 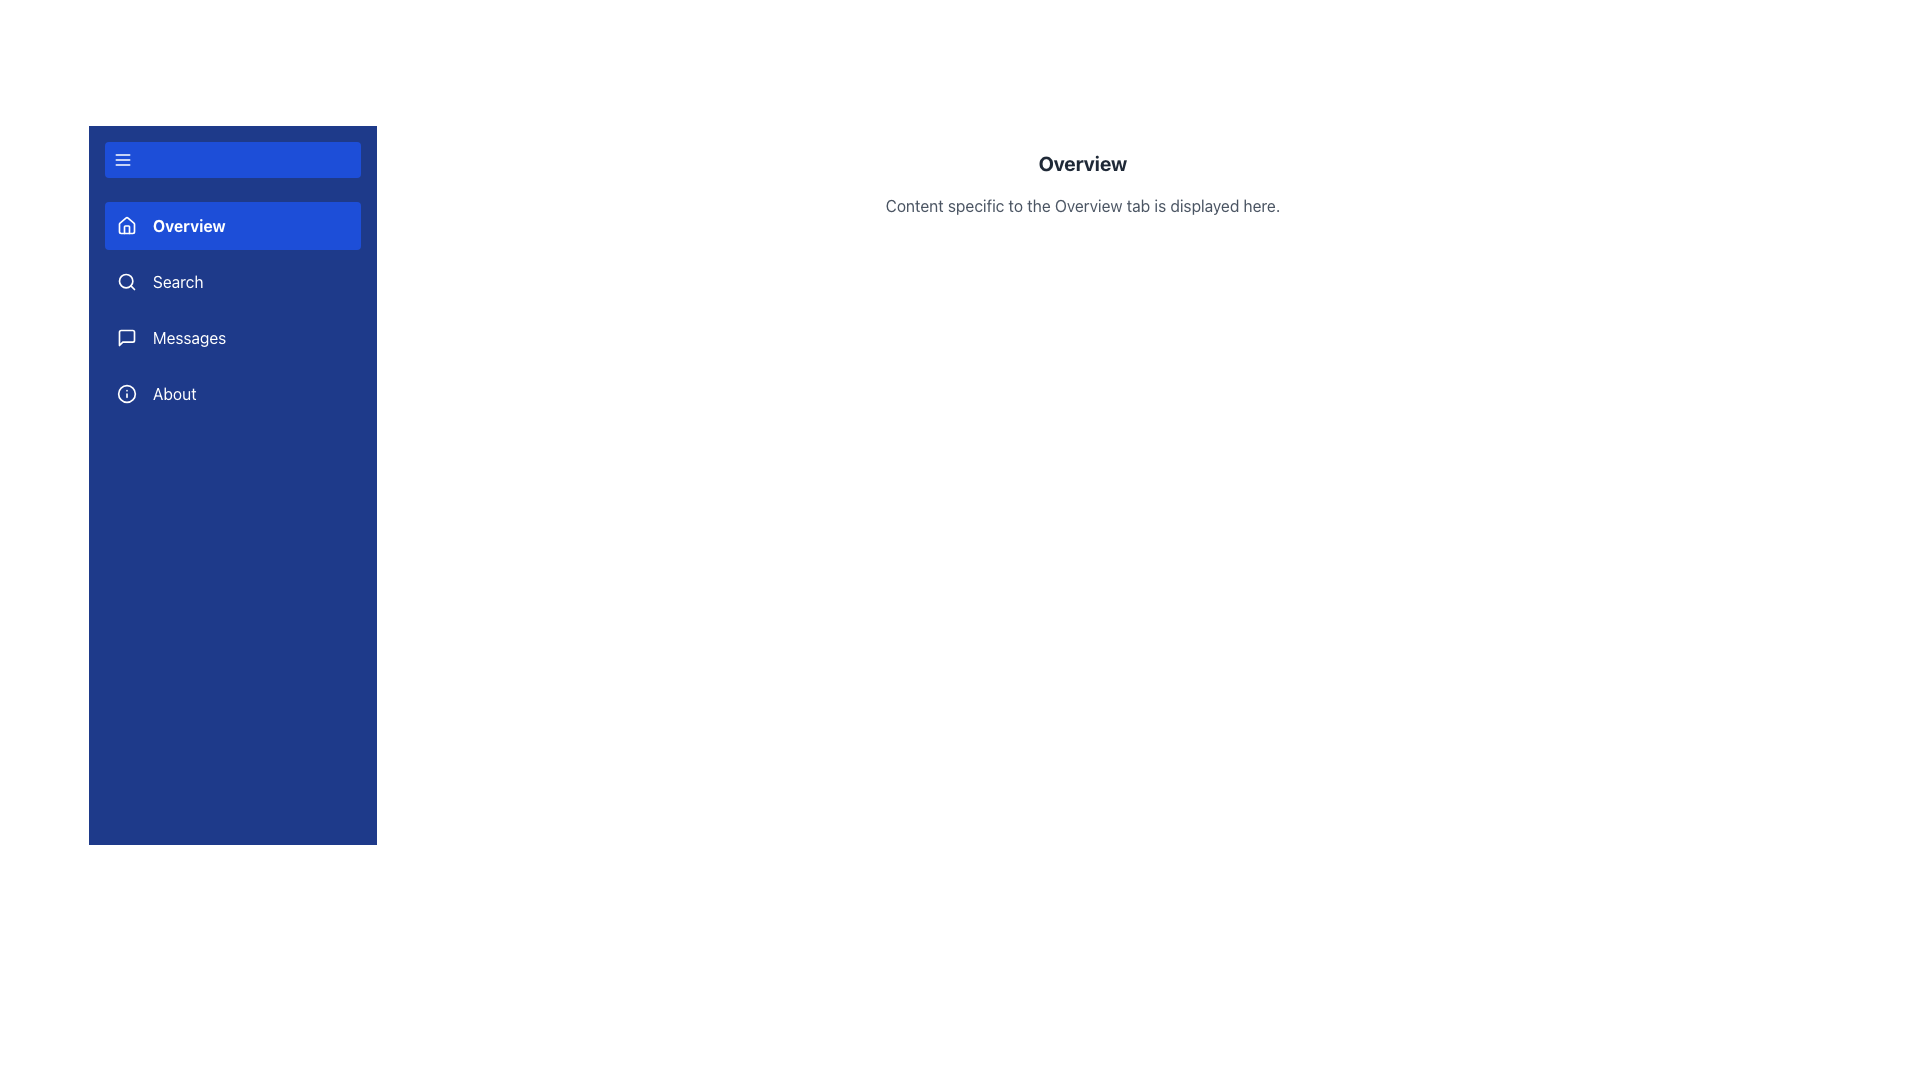 What do you see at coordinates (125, 393) in the screenshot?
I see `the circular element within the 'About' menu item in the vertical navigation bar, which is represented by an SVG icon with a blue background and white foreground` at bounding box center [125, 393].